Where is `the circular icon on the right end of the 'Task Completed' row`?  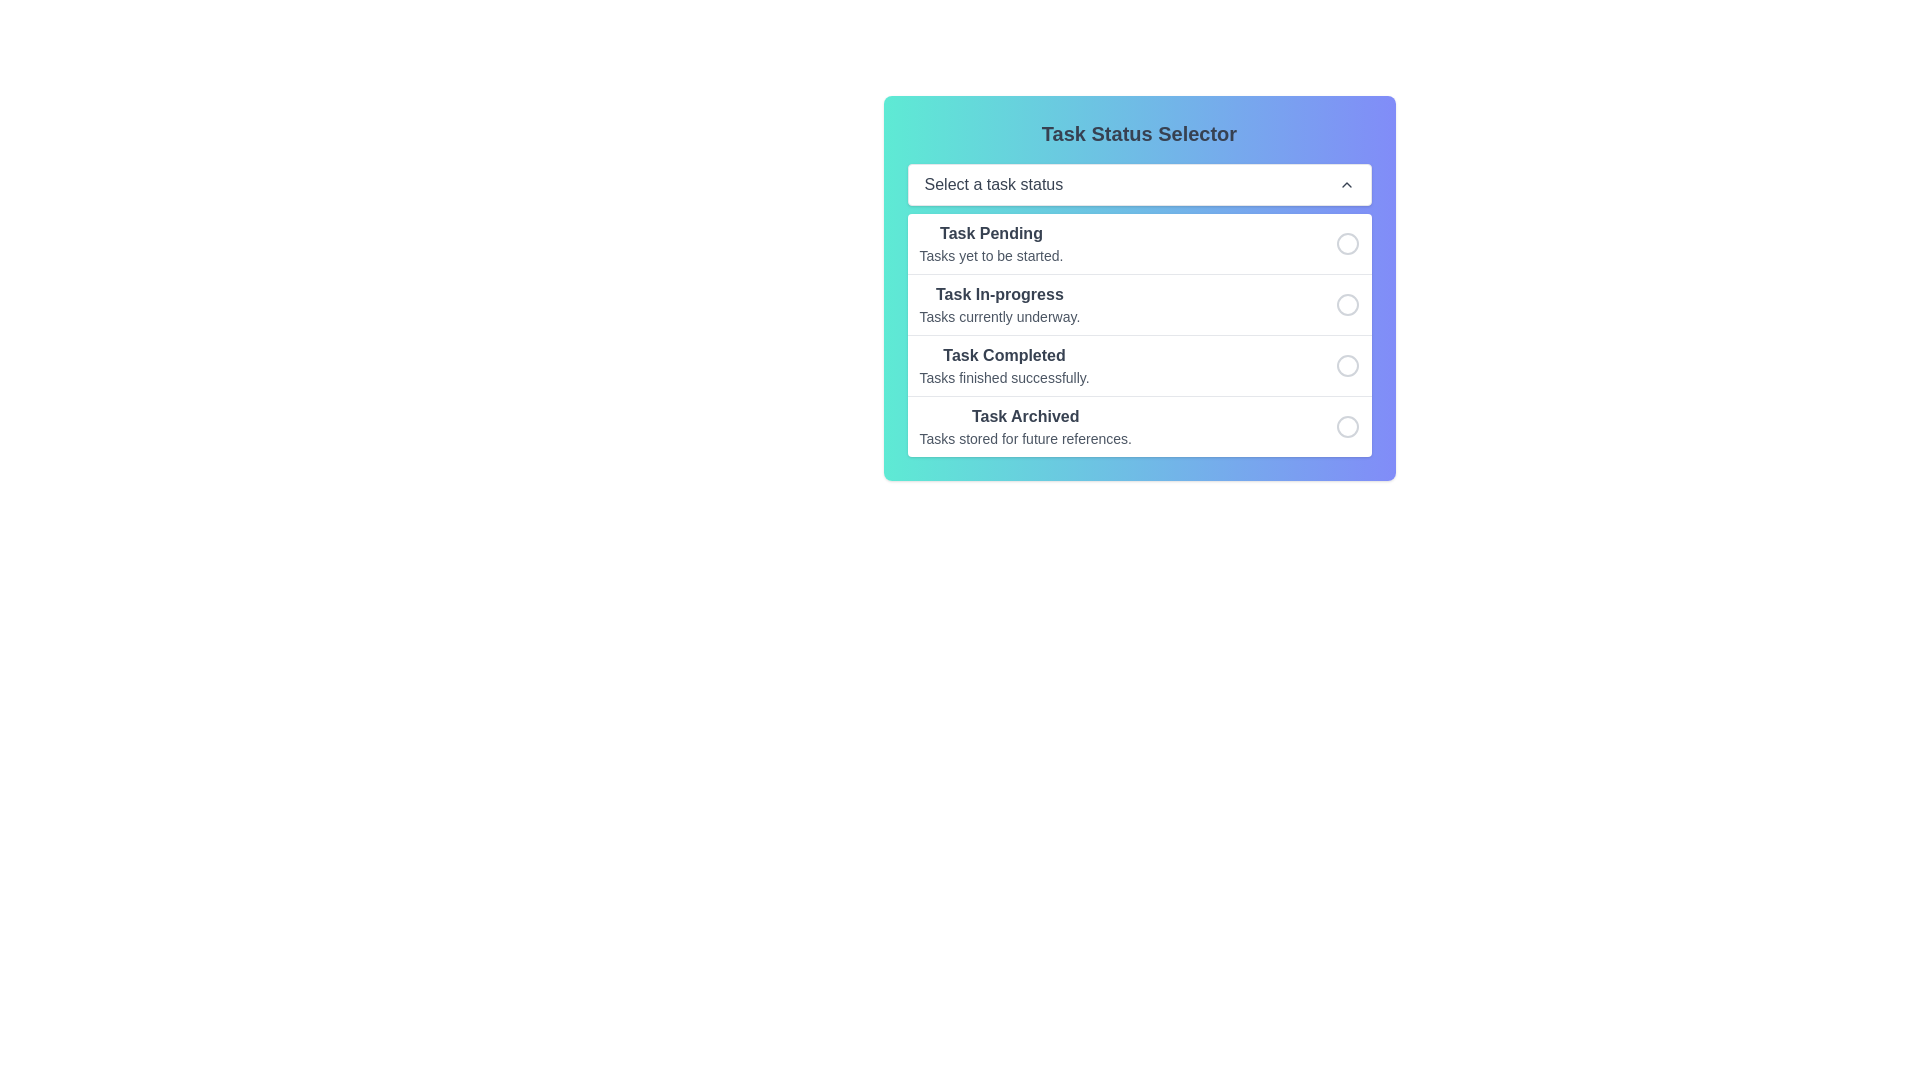
the circular icon on the right end of the 'Task Completed' row is located at coordinates (1347, 366).